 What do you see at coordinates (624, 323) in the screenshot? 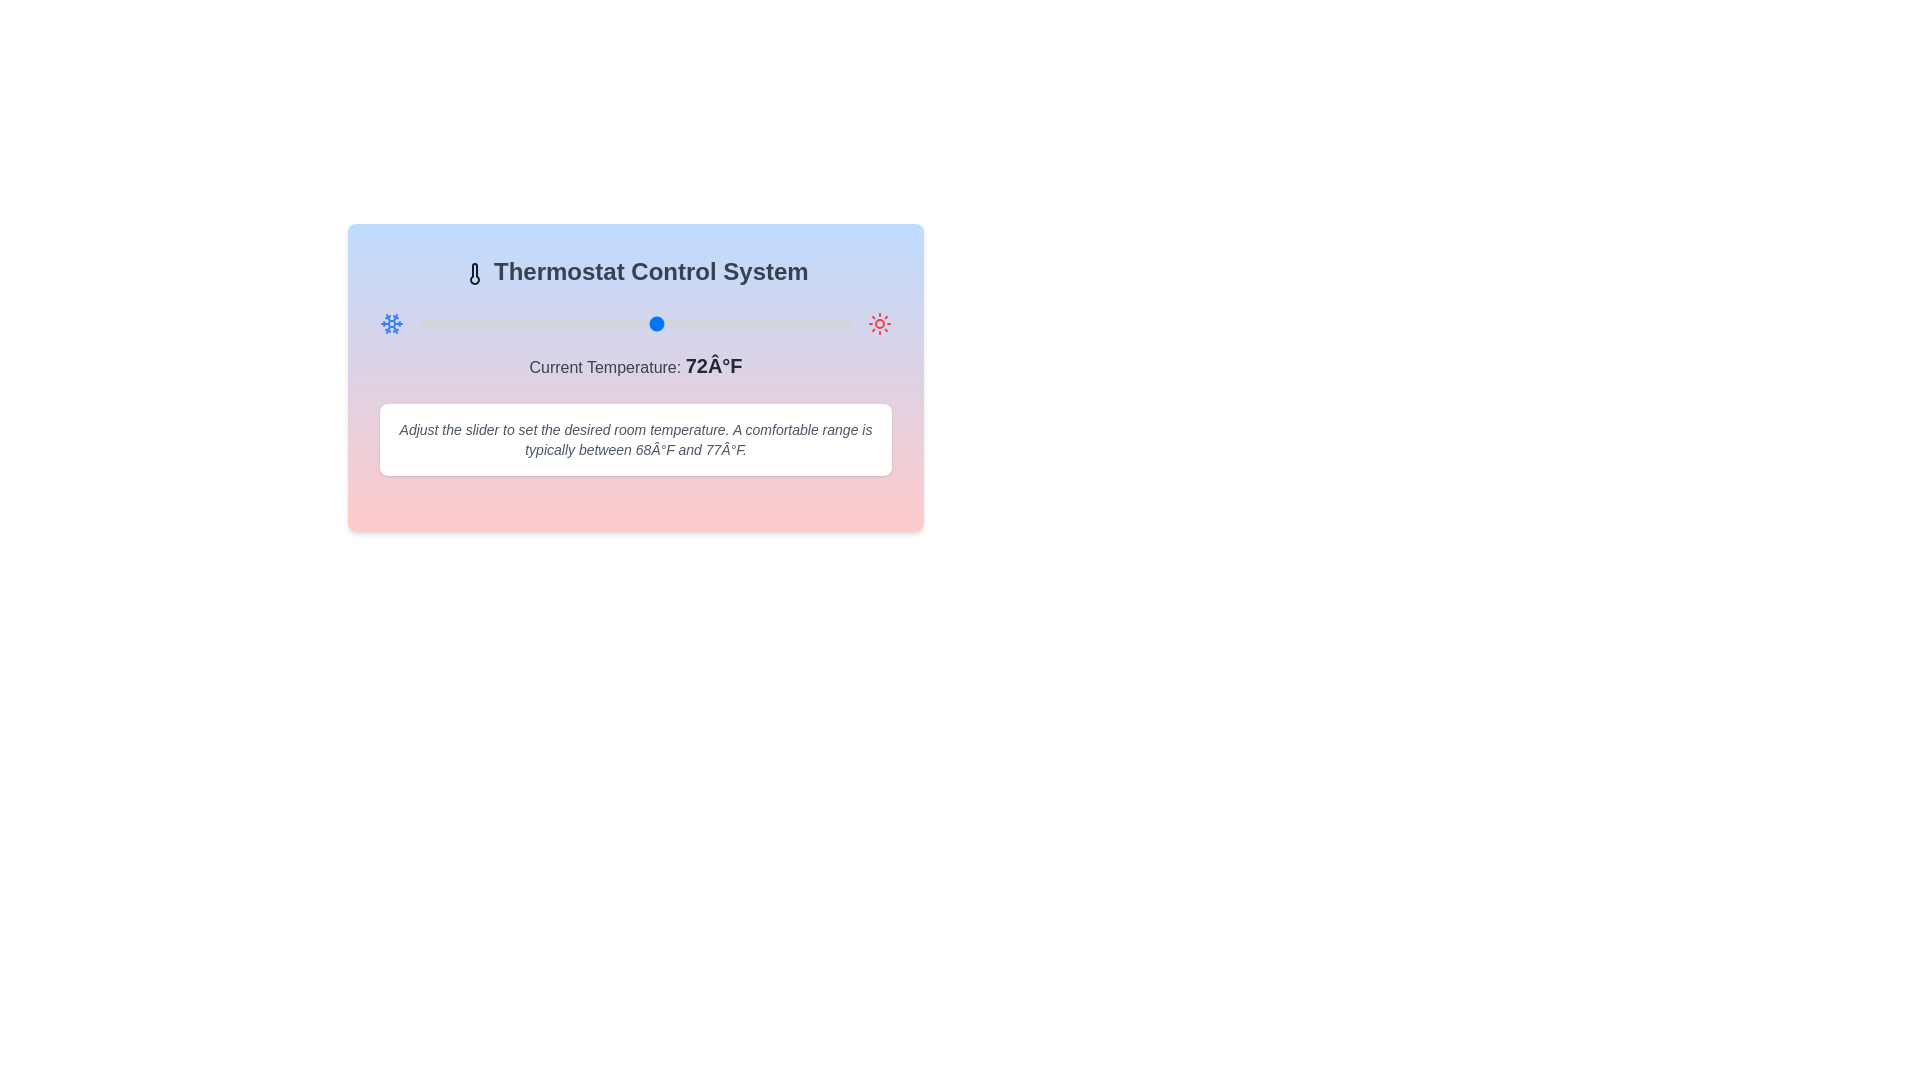
I see `the temperature slider to set the temperature to 69°F` at bounding box center [624, 323].